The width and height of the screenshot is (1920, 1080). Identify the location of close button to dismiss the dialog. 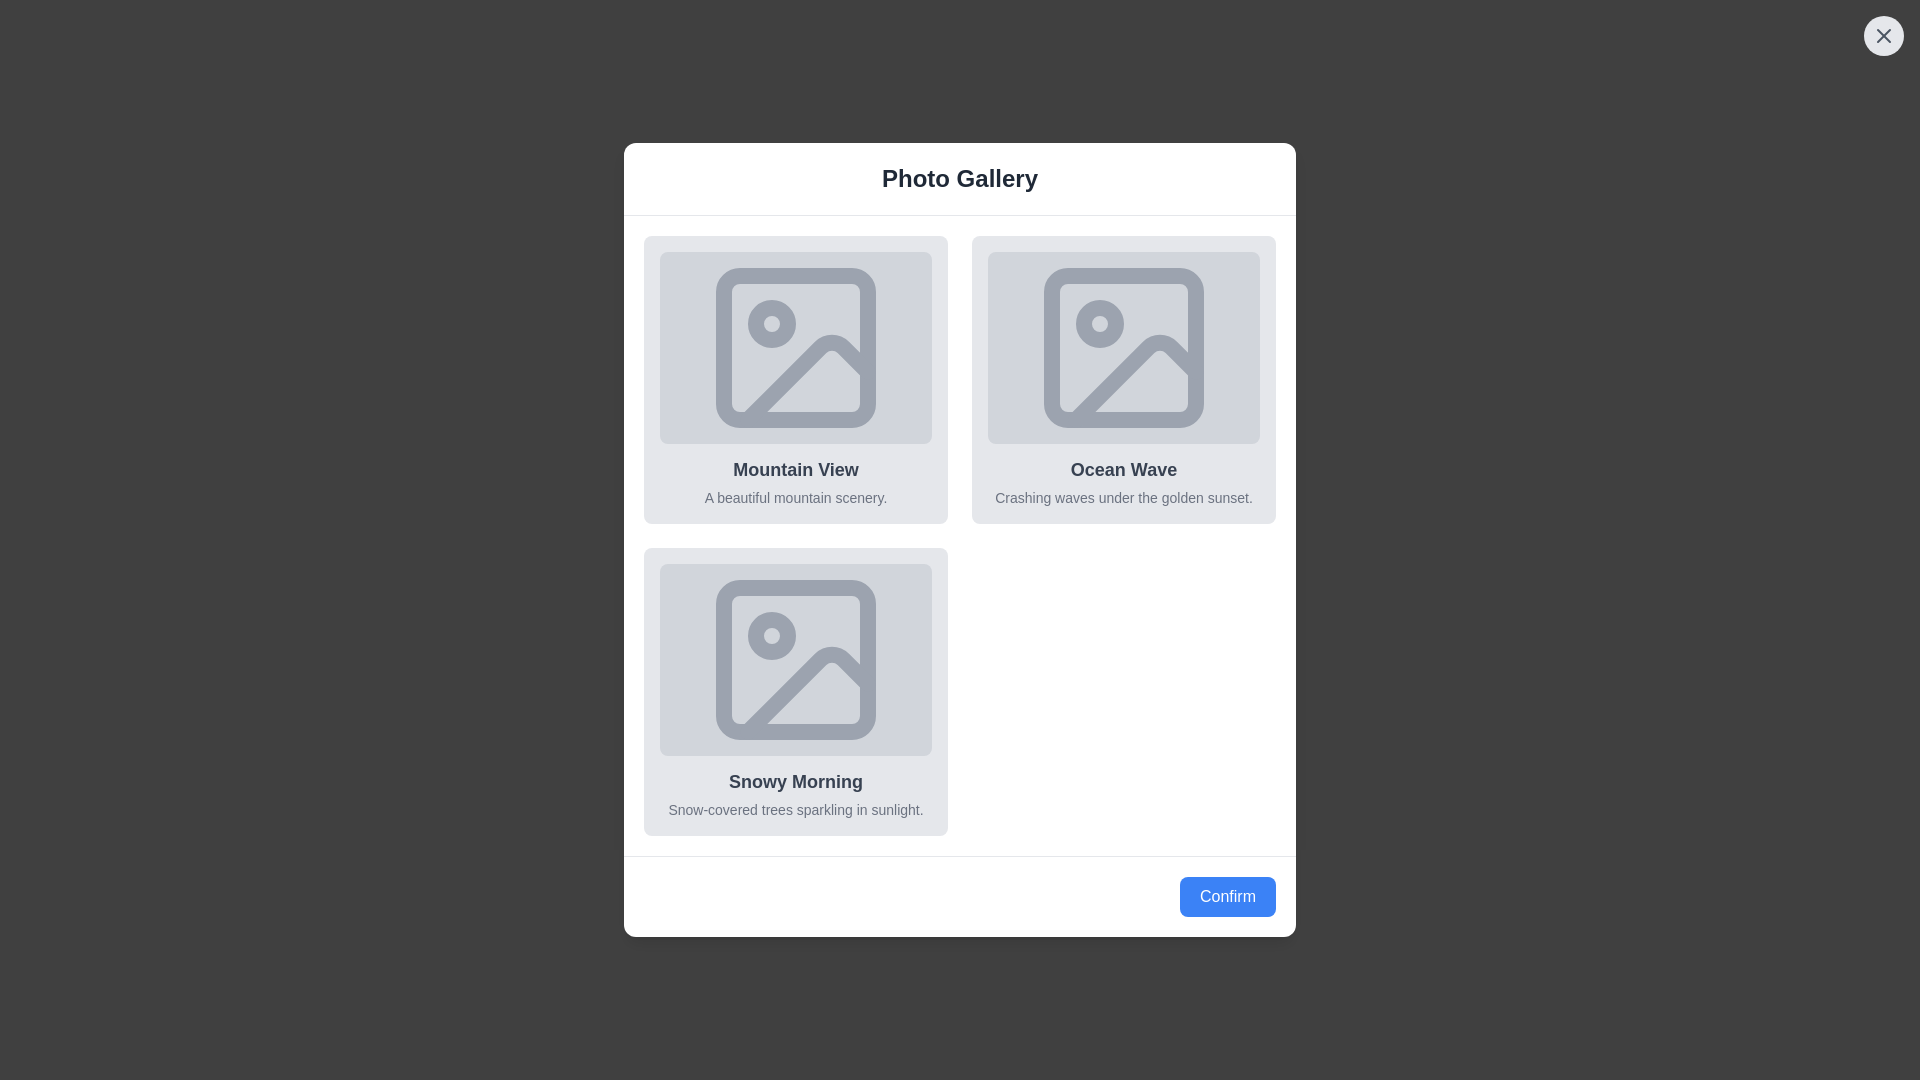
(1882, 35).